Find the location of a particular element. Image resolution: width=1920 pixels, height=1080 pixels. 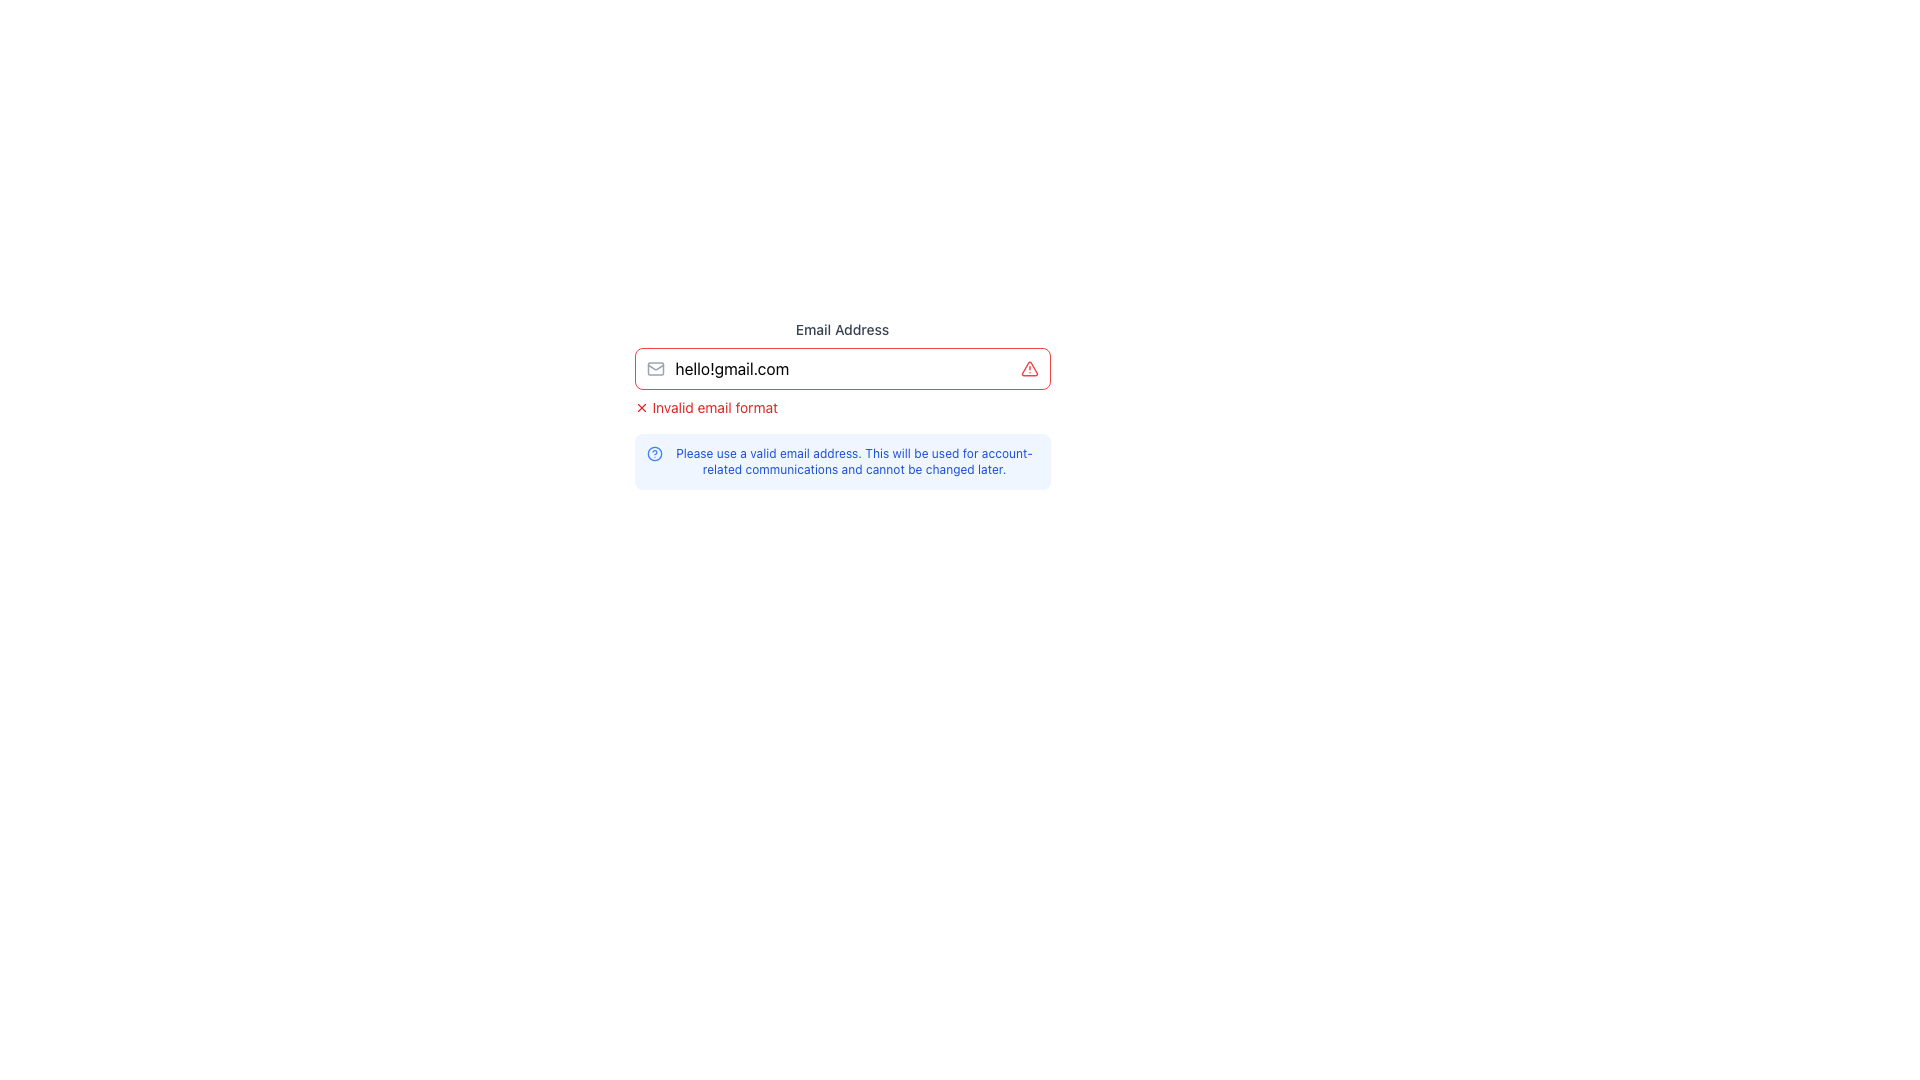

the text message notification that reads 'Please use a valid email address. This will be used for account-related communications and cannot be changed later.' is located at coordinates (854, 462).